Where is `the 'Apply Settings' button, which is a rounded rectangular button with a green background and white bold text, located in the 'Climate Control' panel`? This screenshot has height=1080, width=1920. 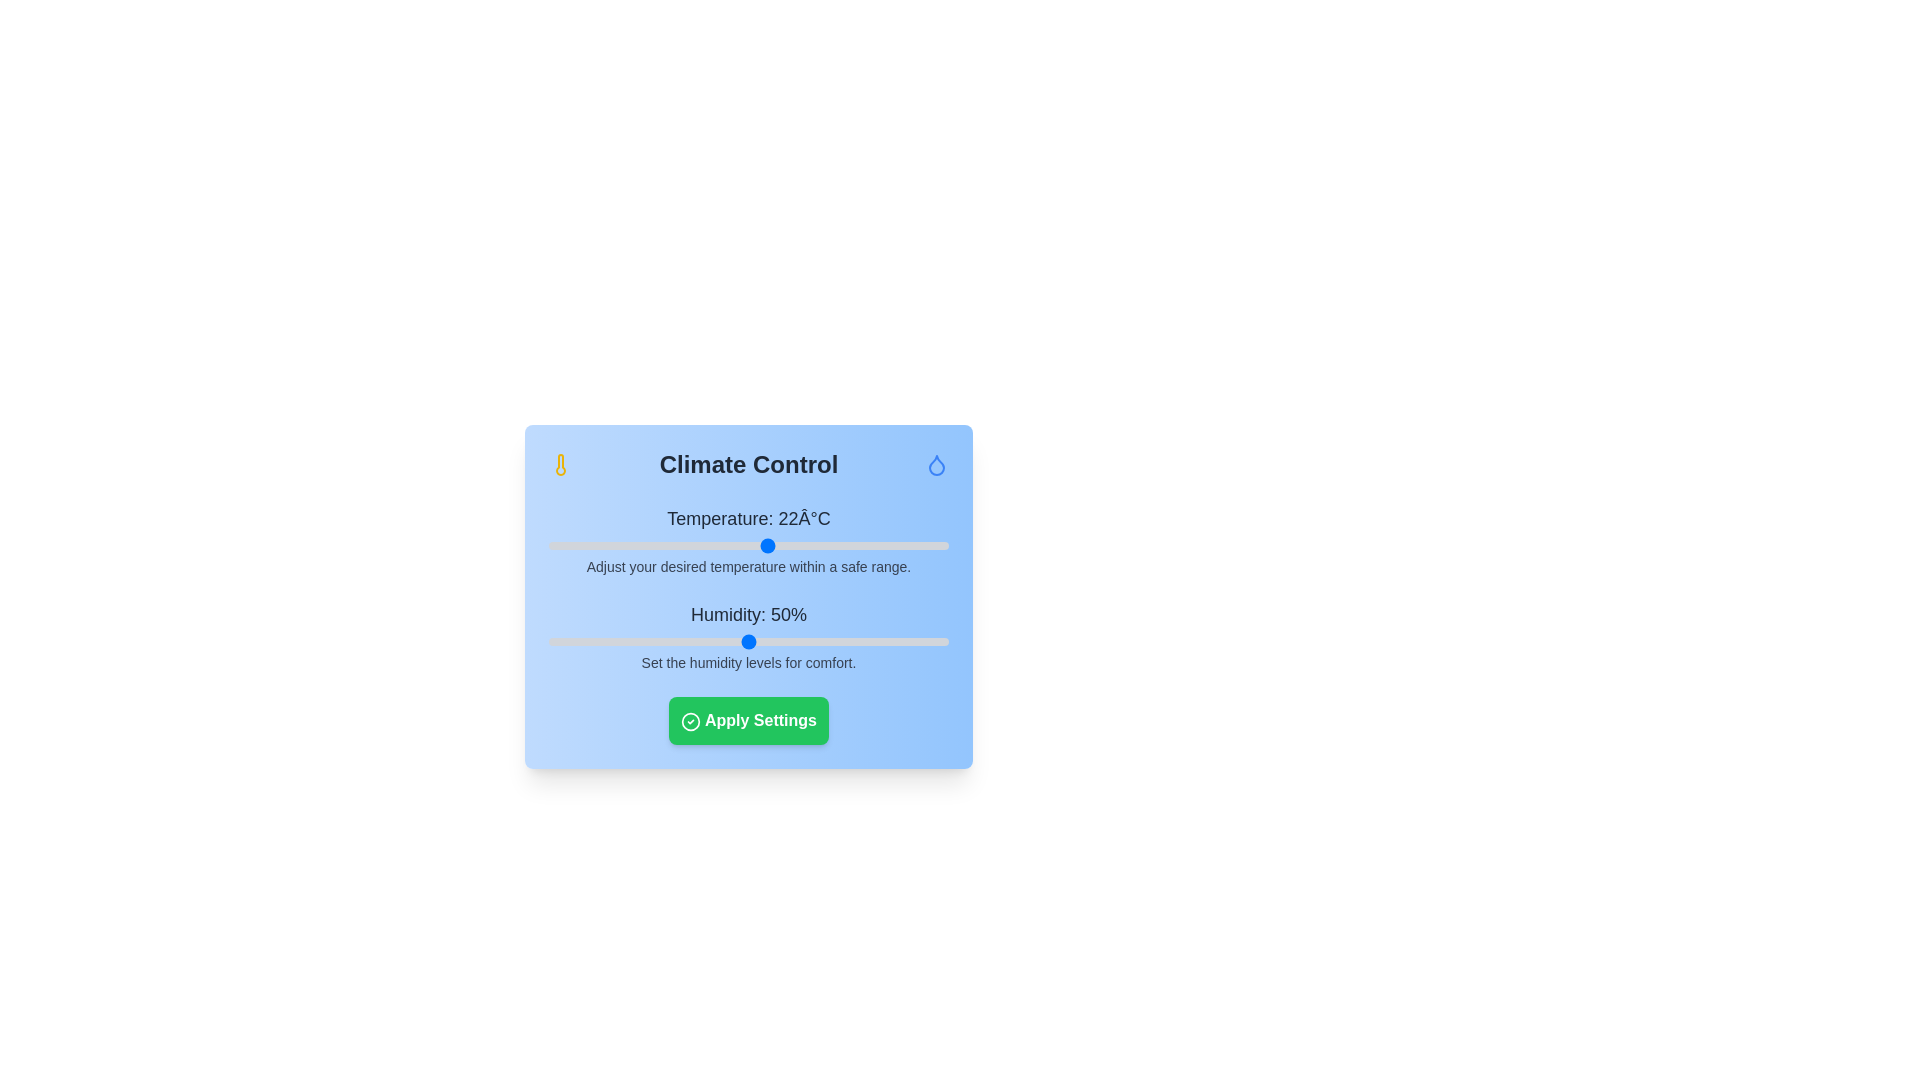 the 'Apply Settings' button, which is a rounded rectangular button with a green background and white bold text, located in the 'Climate Control' panel is located at coordinates (747, 721).